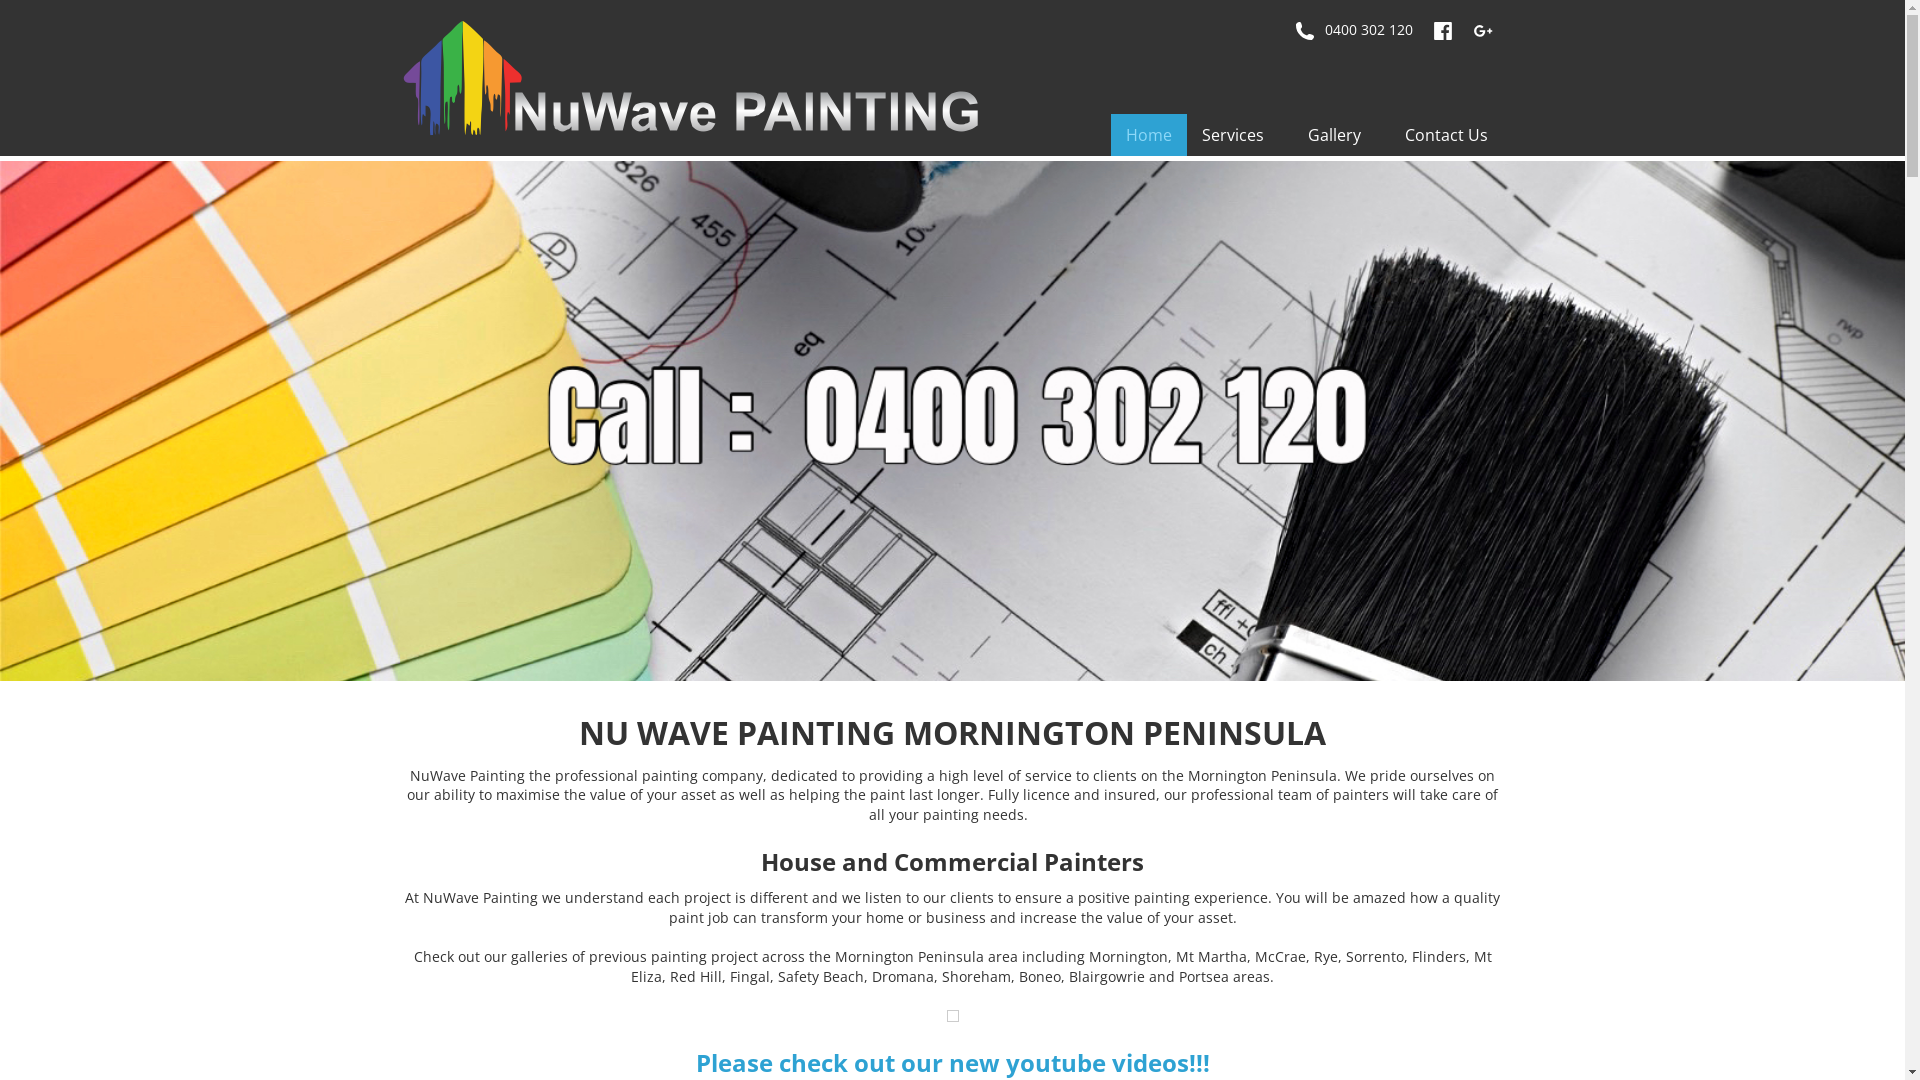 The image size is (1920, 1080). I want to click on 'Gallery', so click(1340, 135).